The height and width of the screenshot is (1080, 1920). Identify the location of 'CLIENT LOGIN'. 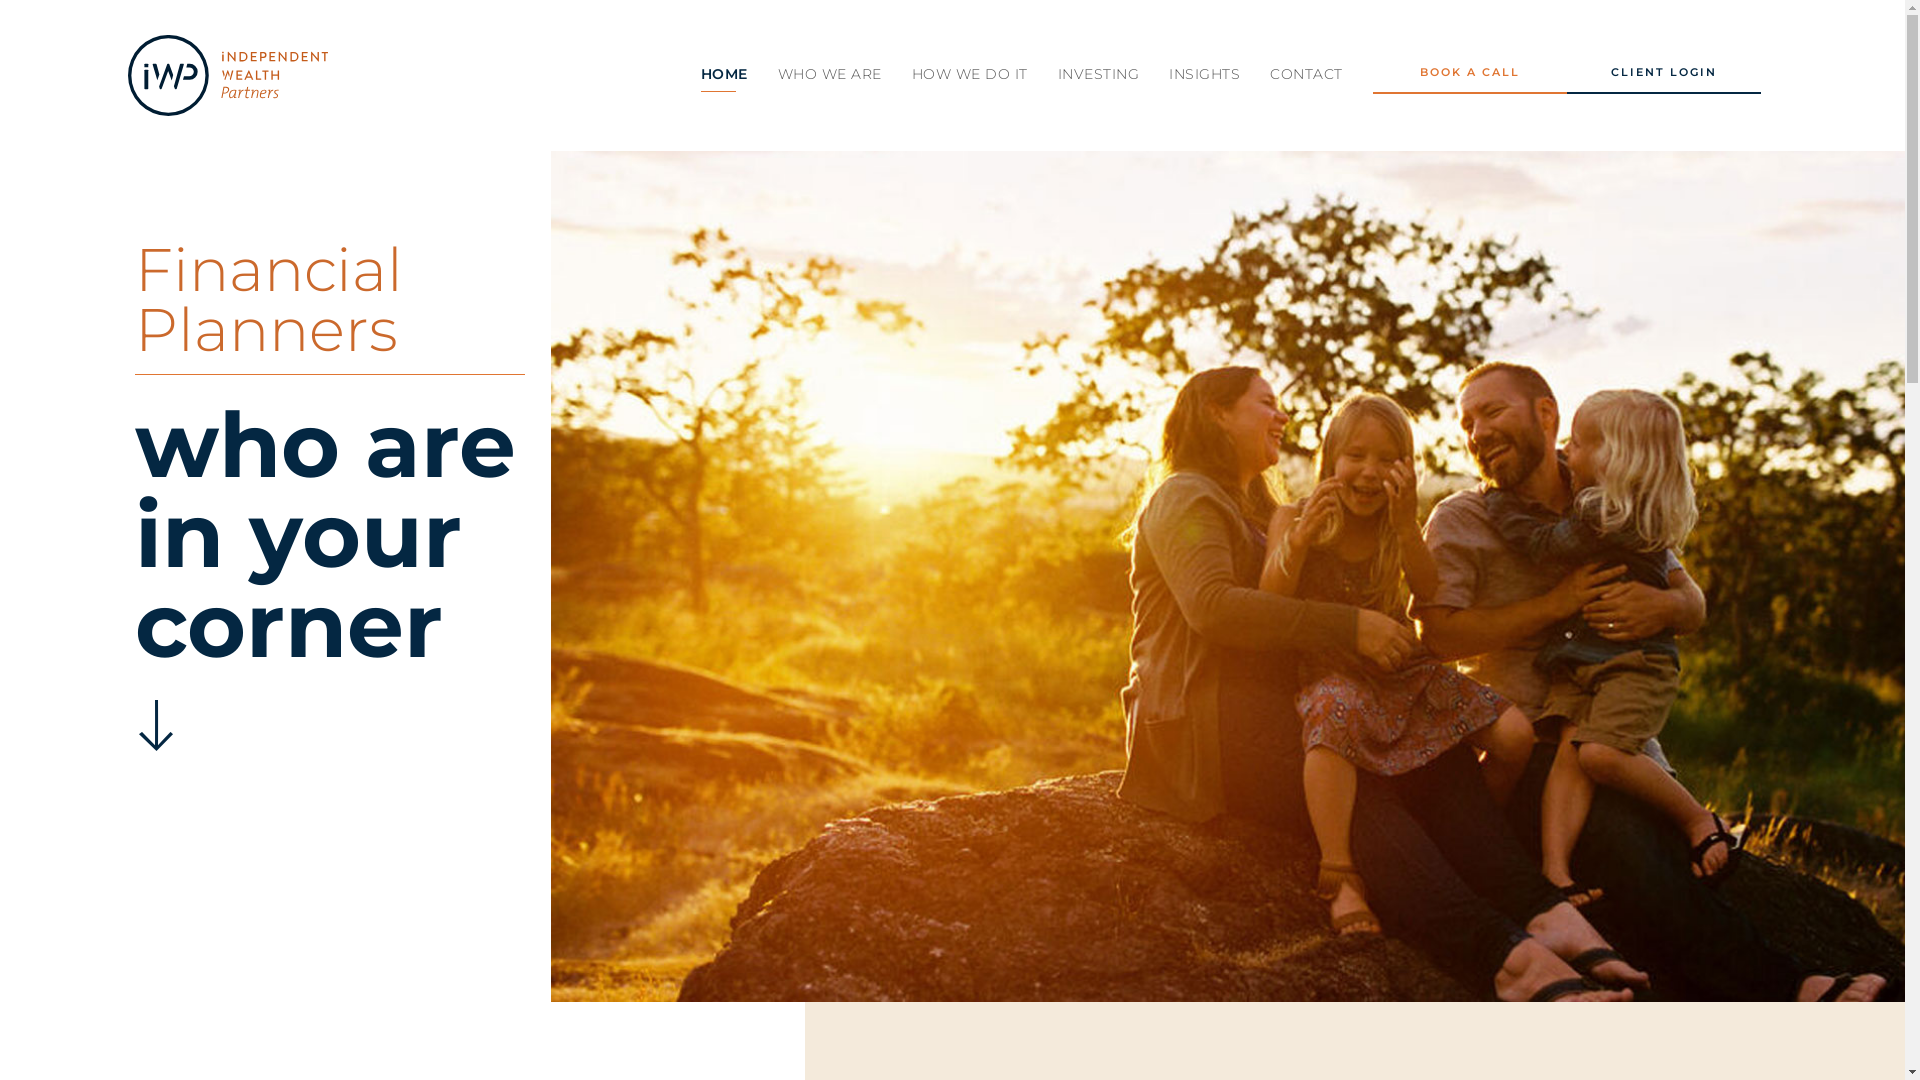
(1565, 76).